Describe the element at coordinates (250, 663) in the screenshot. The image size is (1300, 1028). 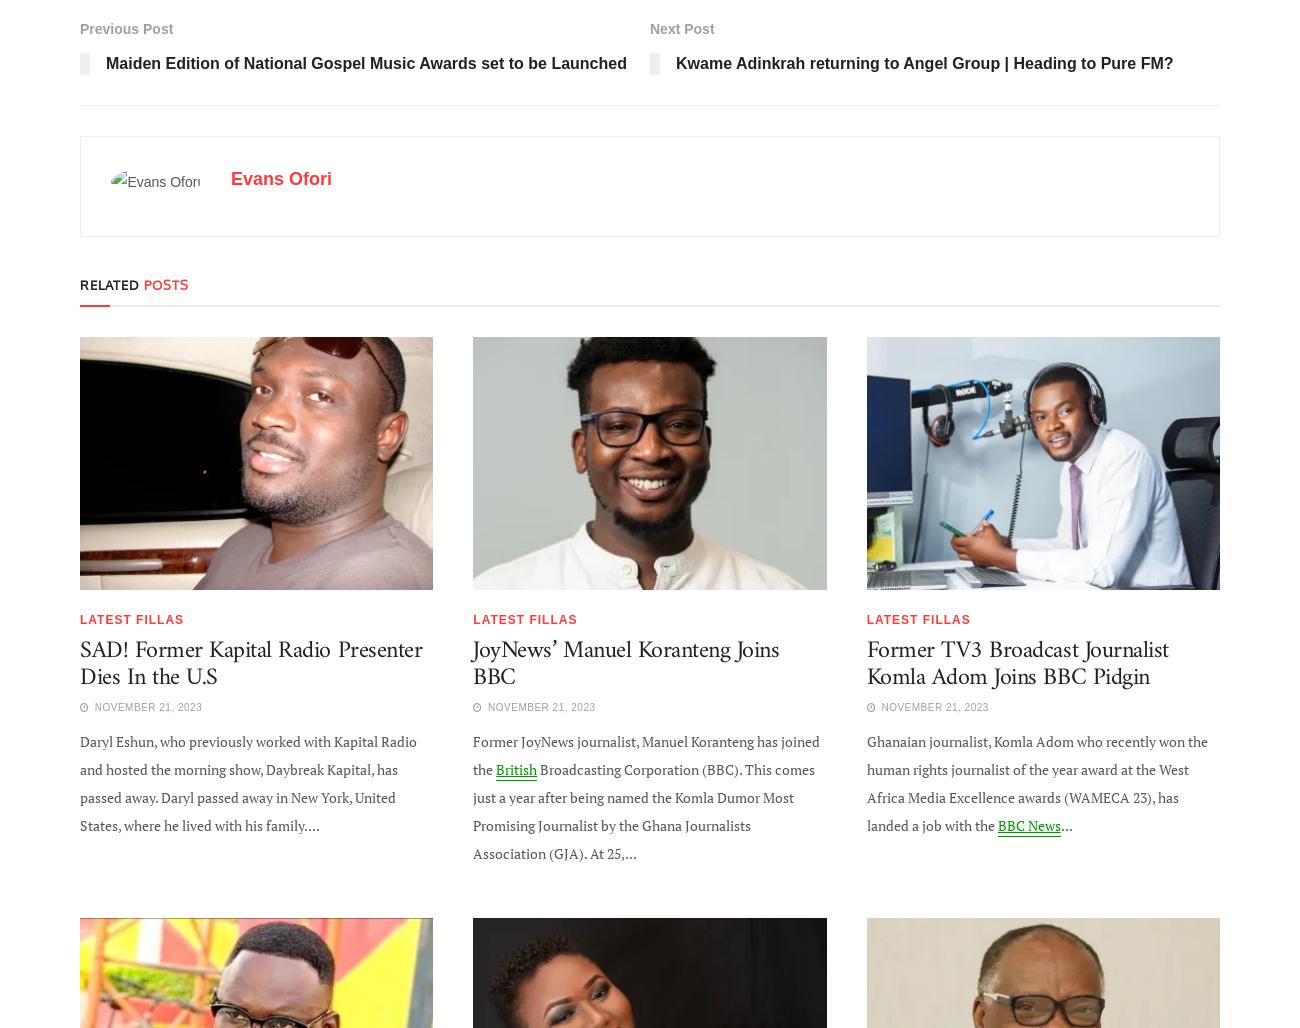
I see `'SAD! Former Kapital Radio Presenter Dies In the U.S'` at that location.